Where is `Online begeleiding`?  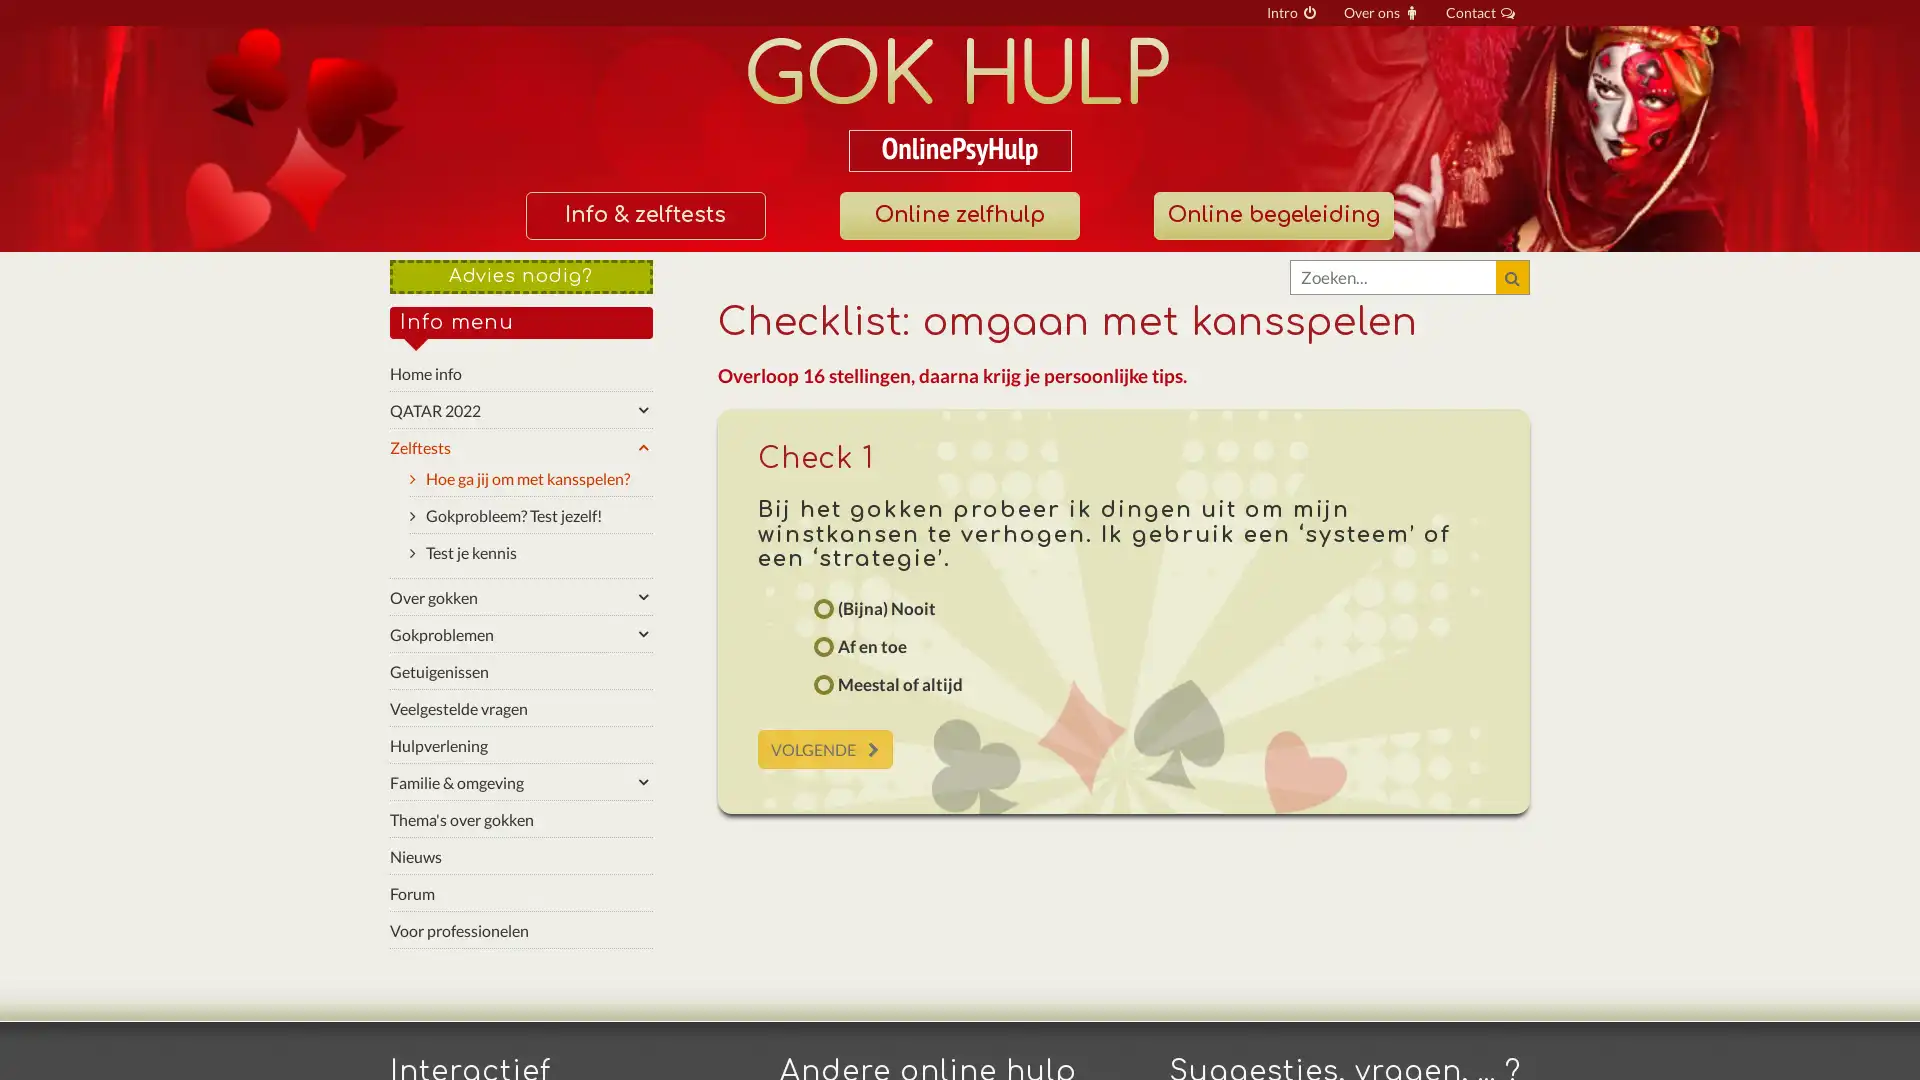
Online begeleiding is located at coordinates (1271, 215).